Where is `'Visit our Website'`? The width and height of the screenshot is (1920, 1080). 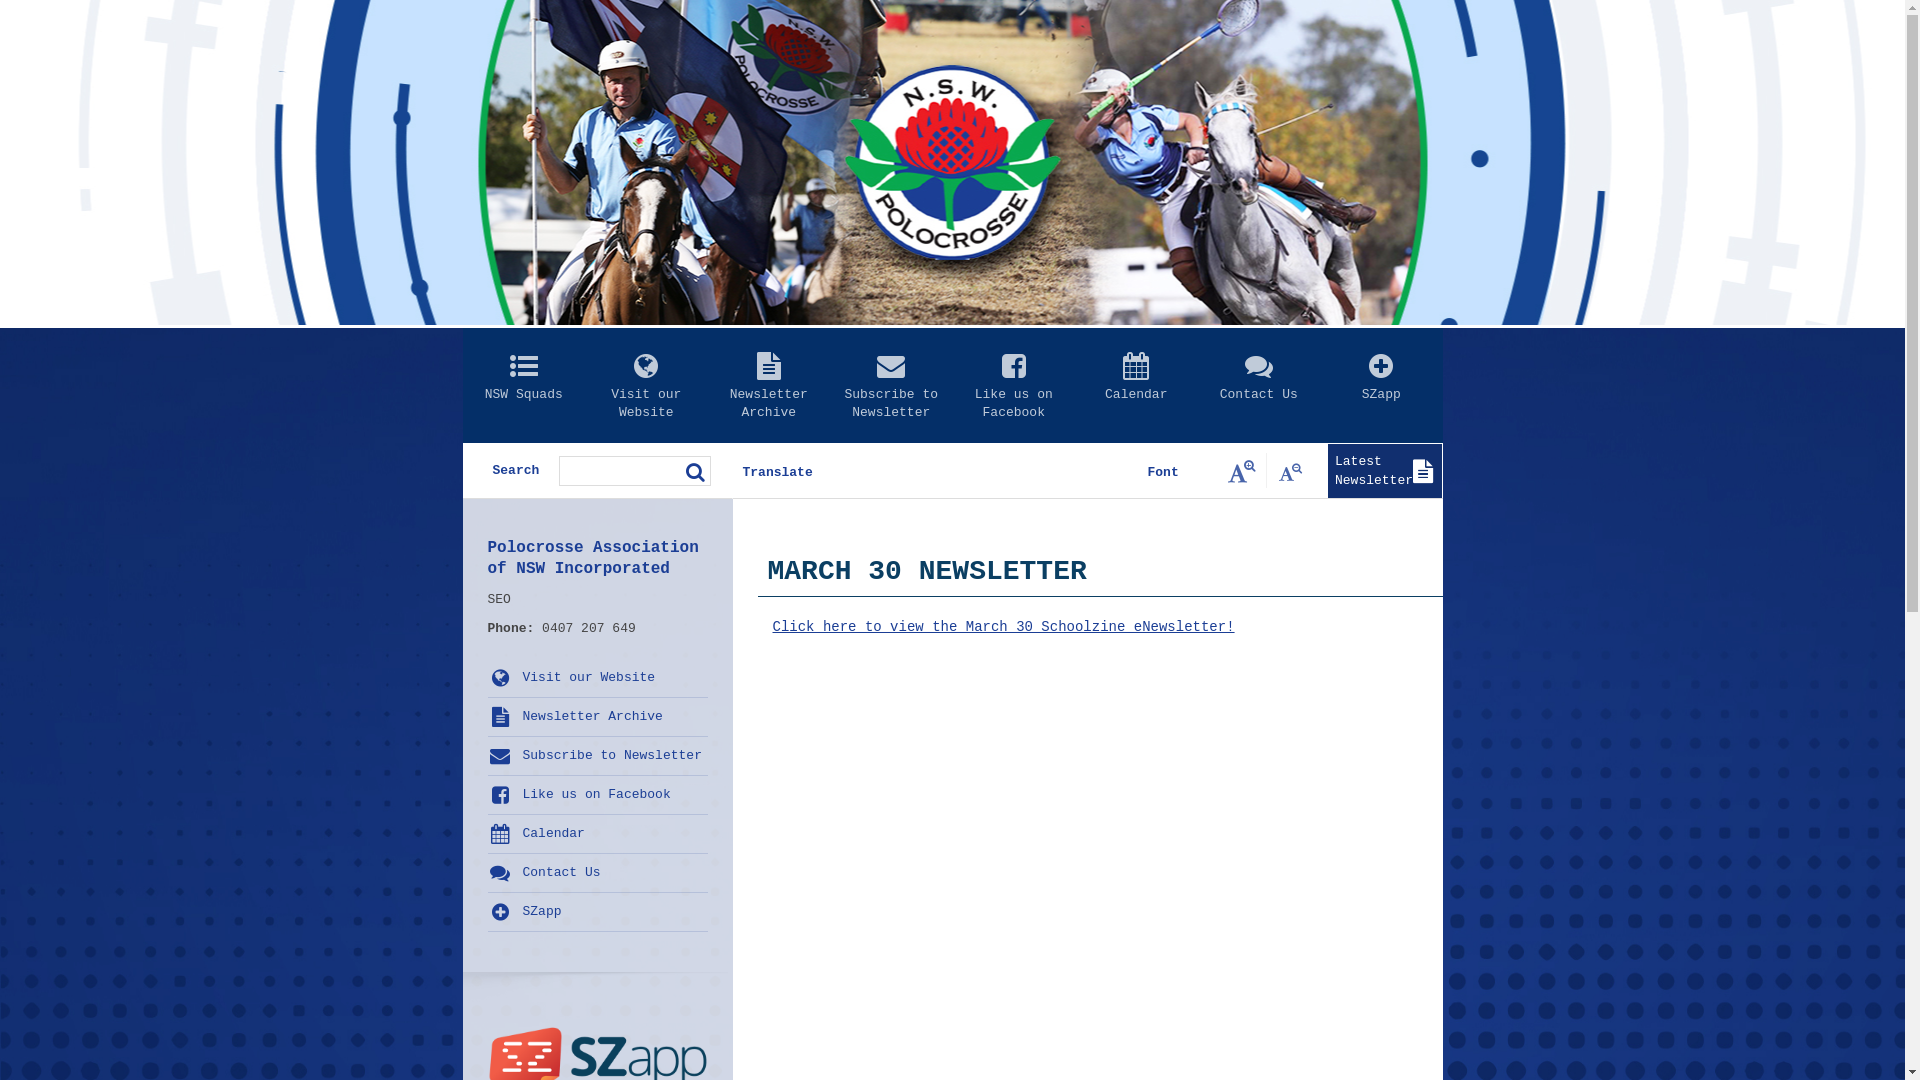 'Visit our Website' is located at coordinates (597, 677).